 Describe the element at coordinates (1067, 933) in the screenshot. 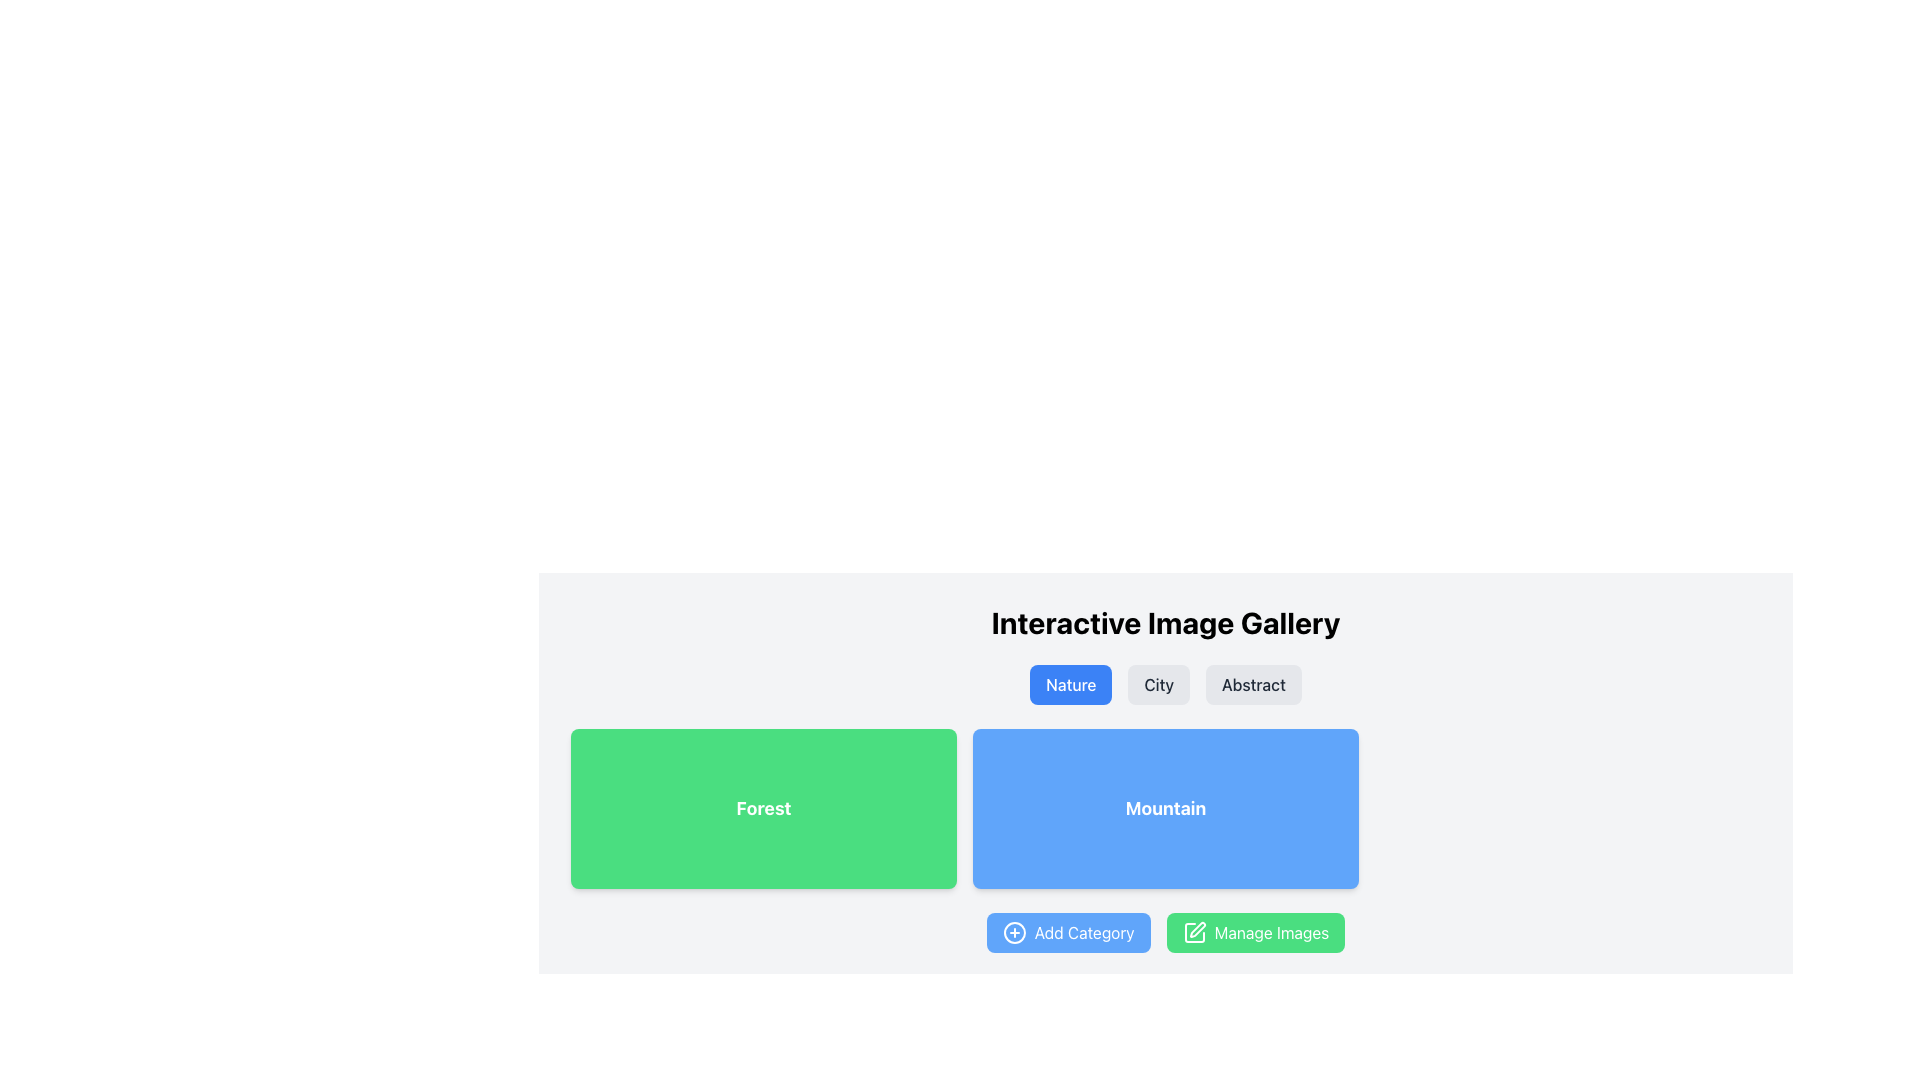

I see `the 'Add Category' button, which is a rectangular button with a blue background and white text, located at the bottom center of the interface` at that location.